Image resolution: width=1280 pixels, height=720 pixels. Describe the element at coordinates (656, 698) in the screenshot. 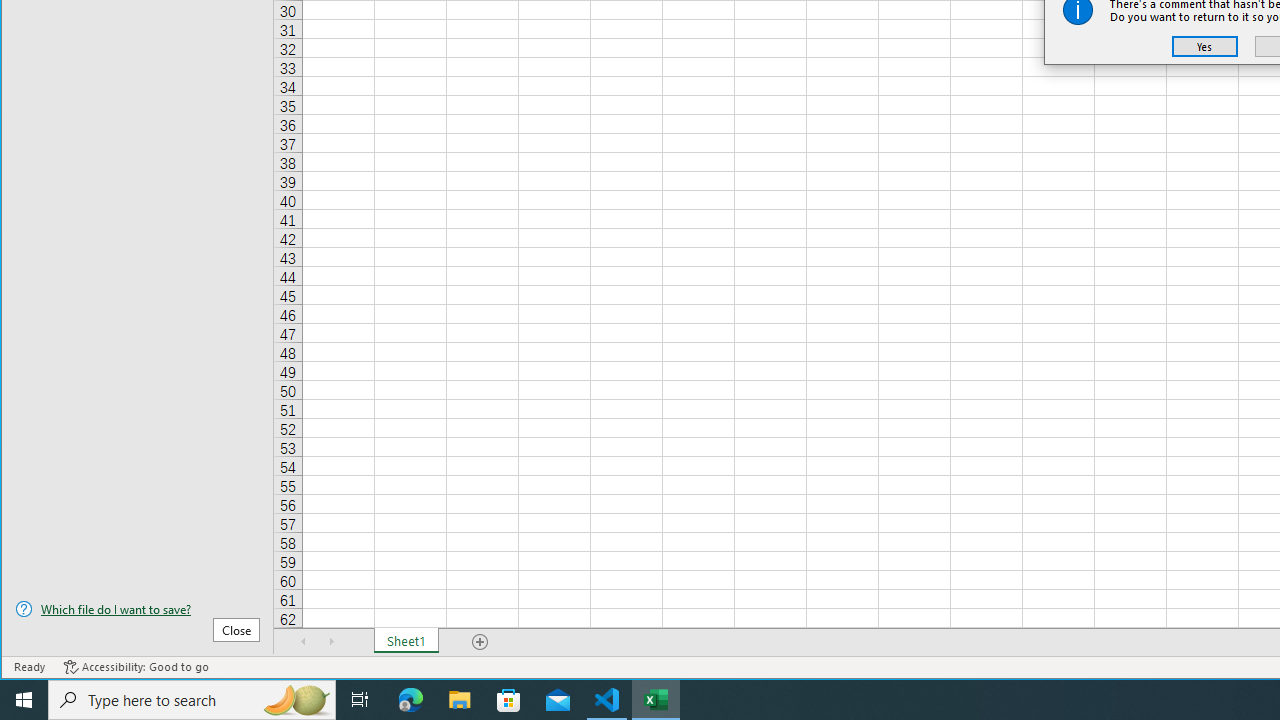

I see `'Excel - 1 running window'` at that location.